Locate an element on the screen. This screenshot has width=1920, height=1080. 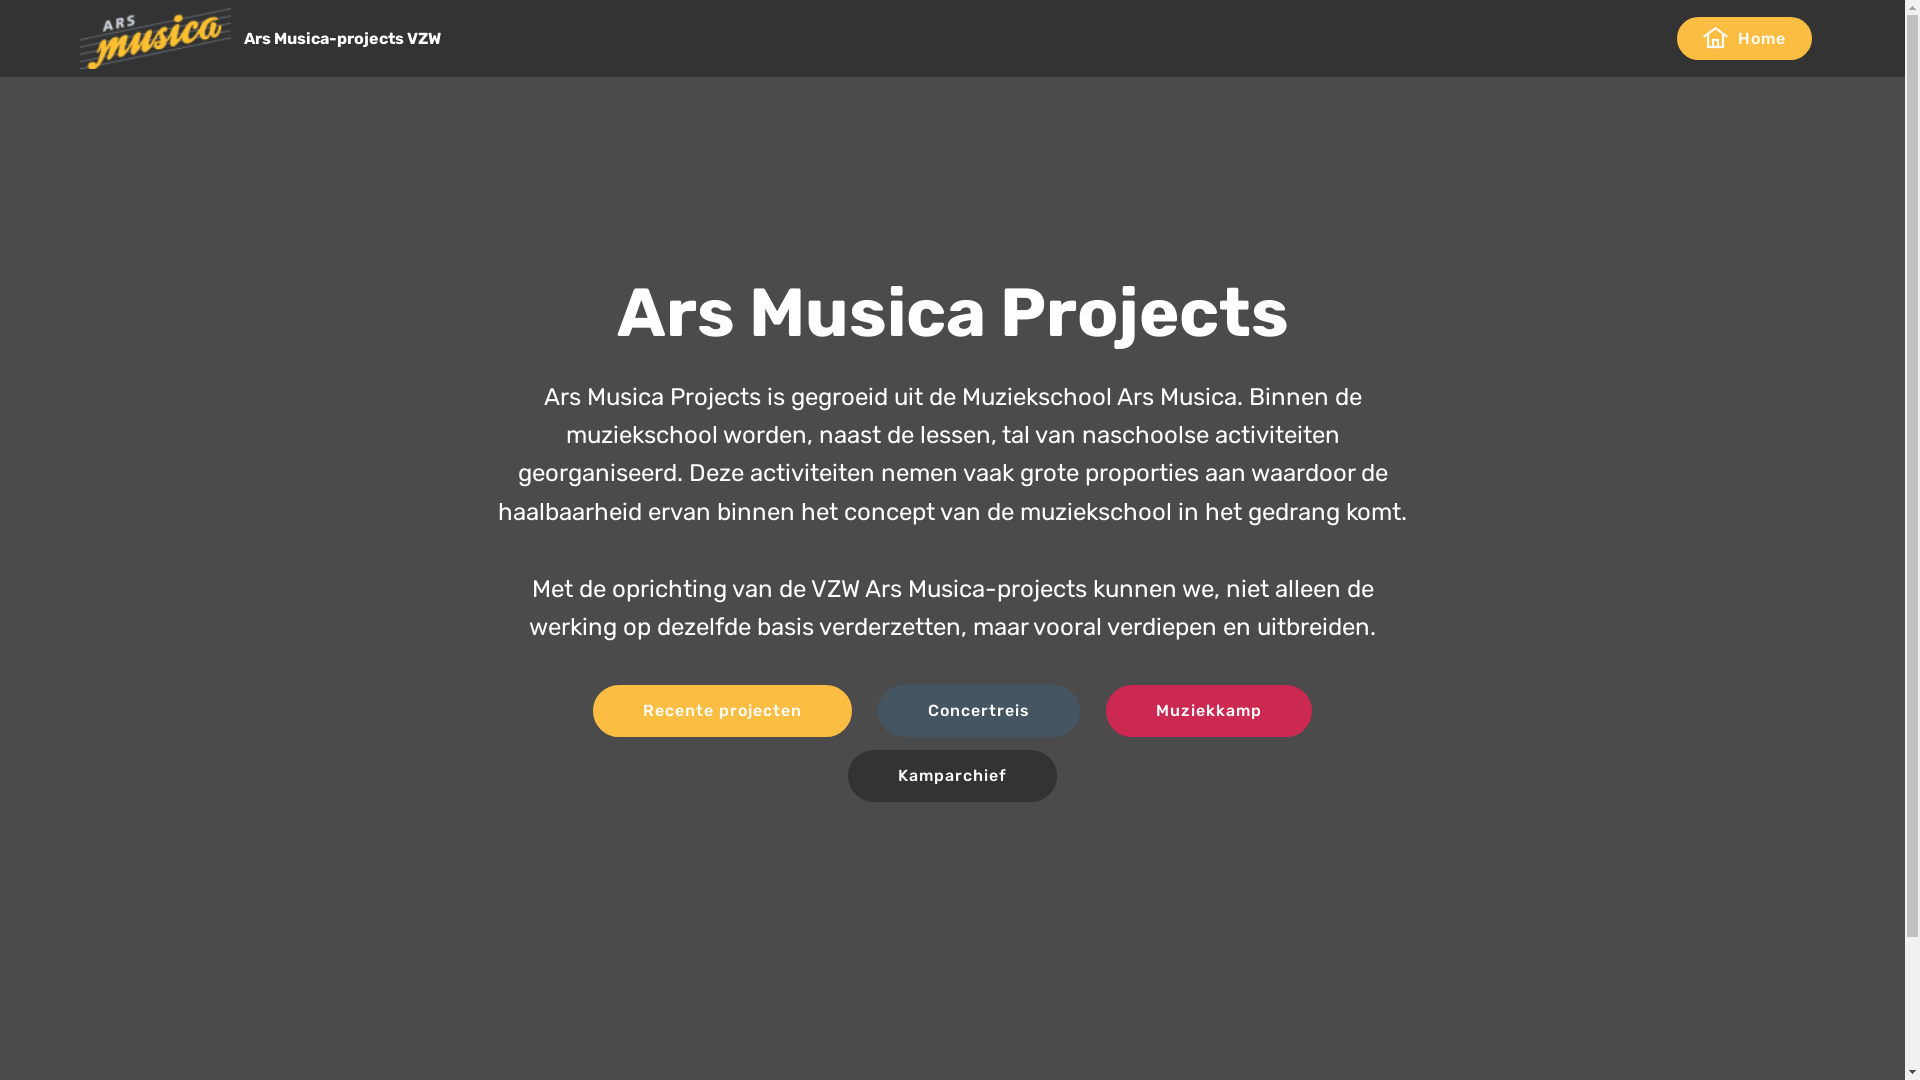
'Home' is located at coordinates (1676, 38).